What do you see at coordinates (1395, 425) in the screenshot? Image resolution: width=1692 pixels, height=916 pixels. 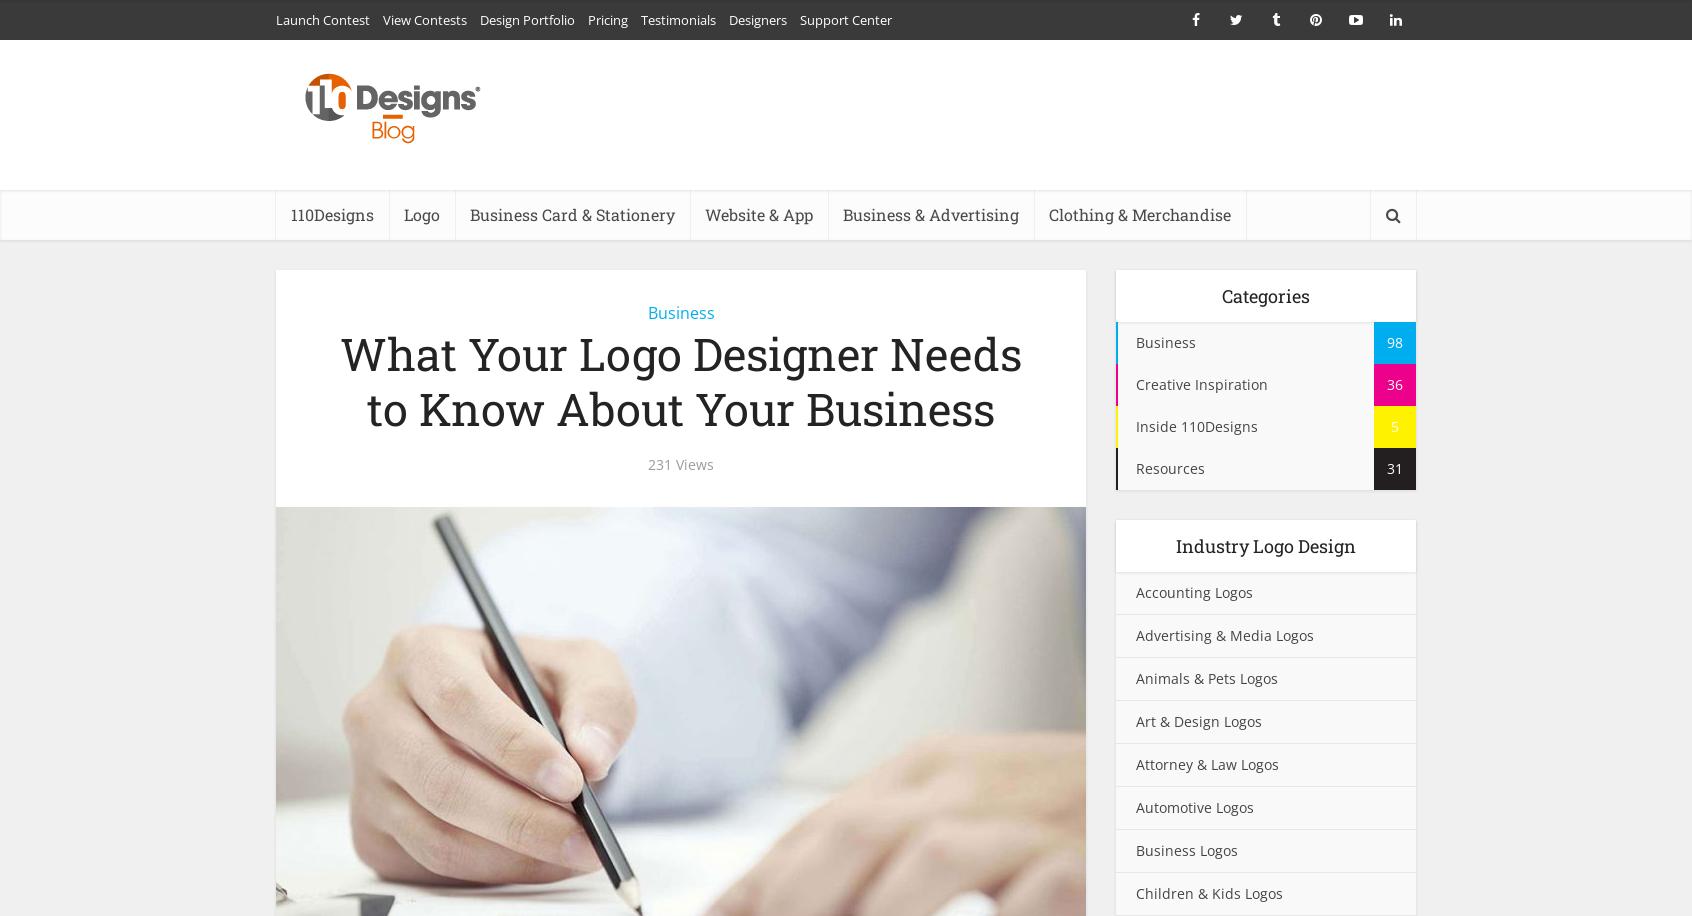 I see `'5'` at bounding box center [1395, 425].